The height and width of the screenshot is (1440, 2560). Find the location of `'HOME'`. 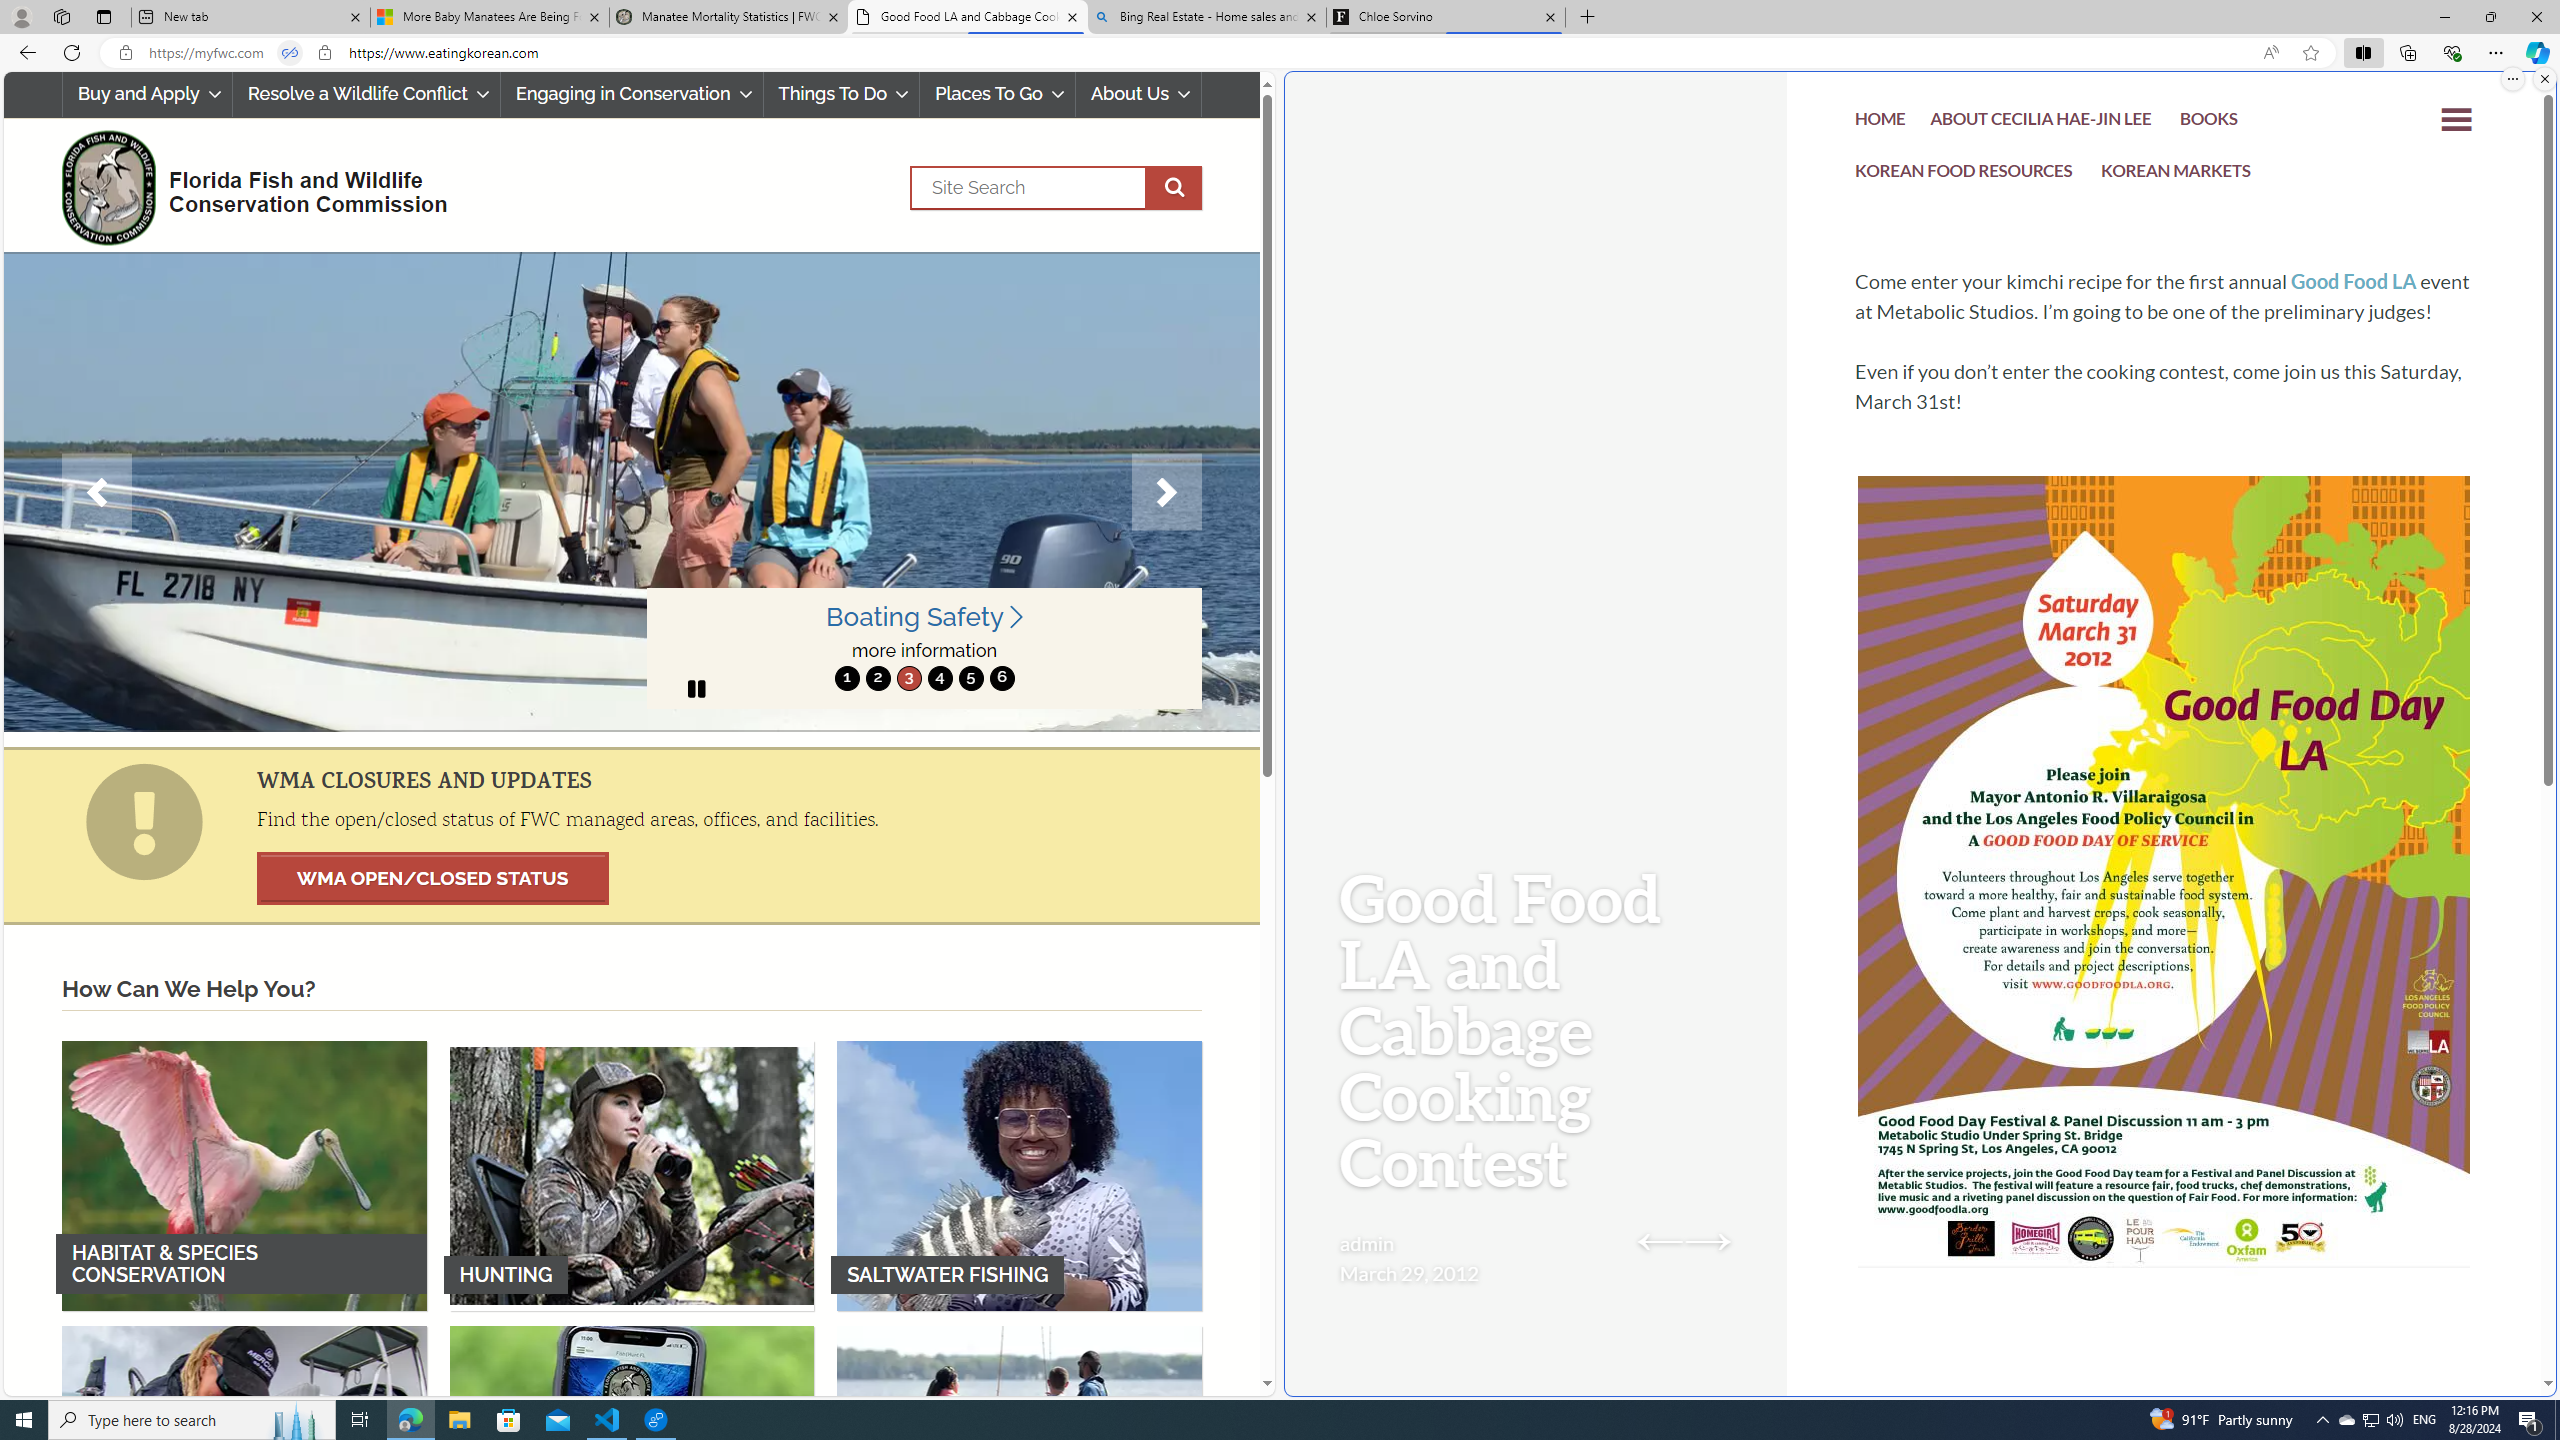

'HOME' is located at coordinates (1880, 122).